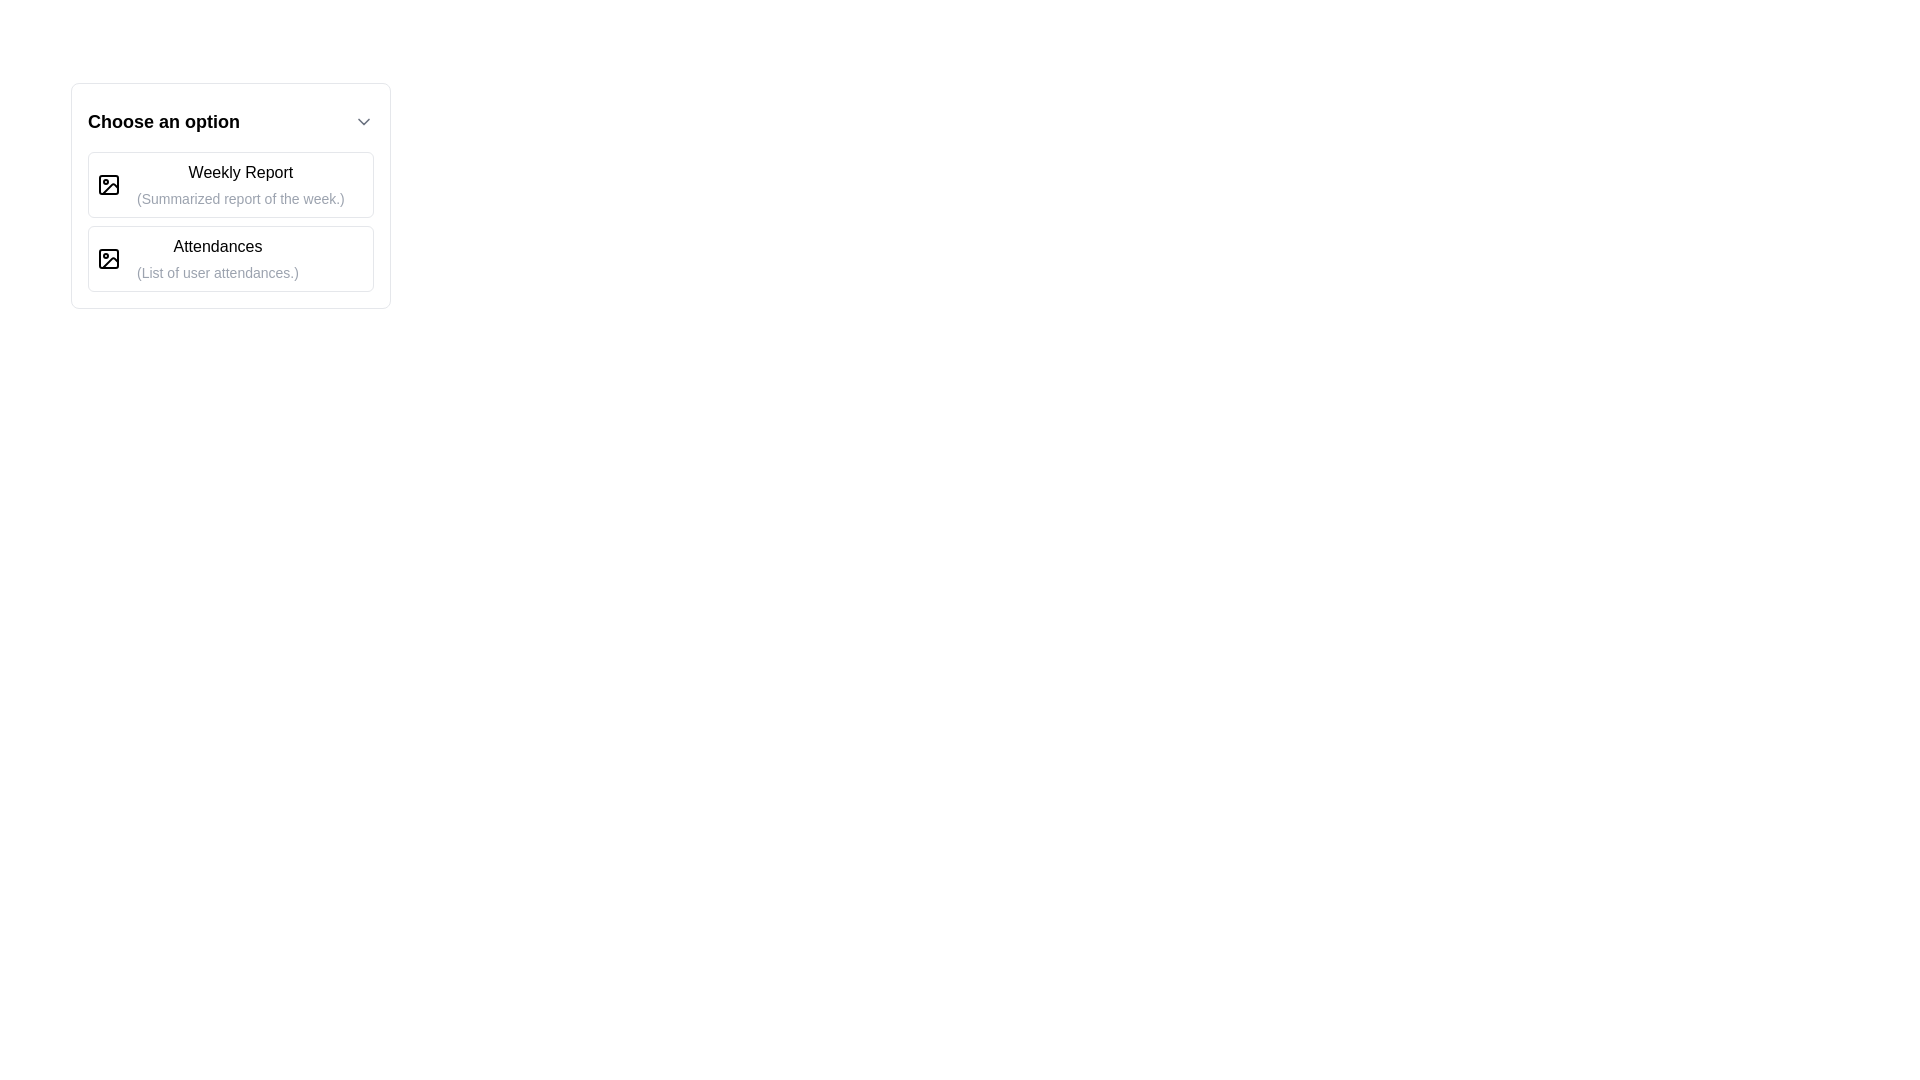 The width and height of the screenshot is (1920, 1080). Describe the element at coordinates (217, 257) in the screenshot. I see `the 'Attendances' menu item, which is the second option in the list` at that location.